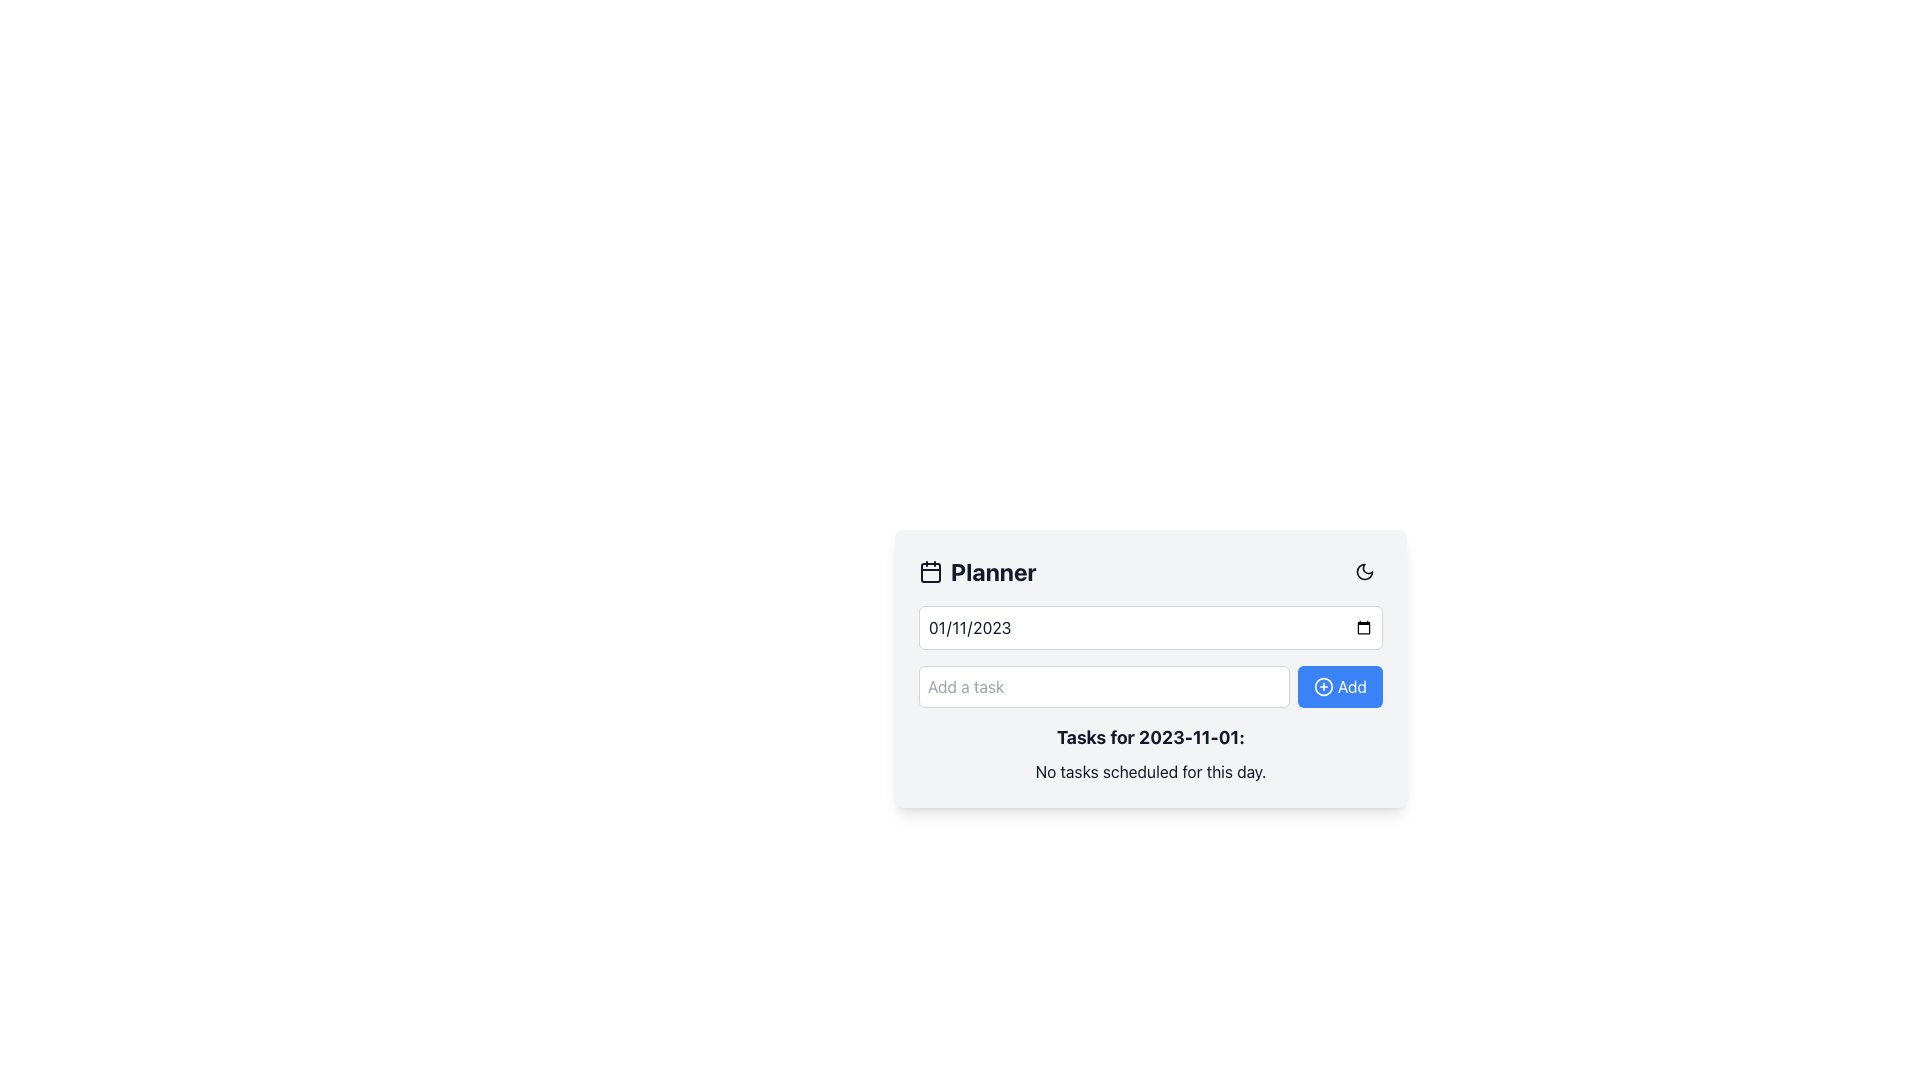 Image resolution: width=1920 pixels, height=1080 pixels. I want to click on the Text Display Area which shows the message 'Tasks for 2023-11-01:' and 'No tasks scheduled for this day.', so click(1151, 753).